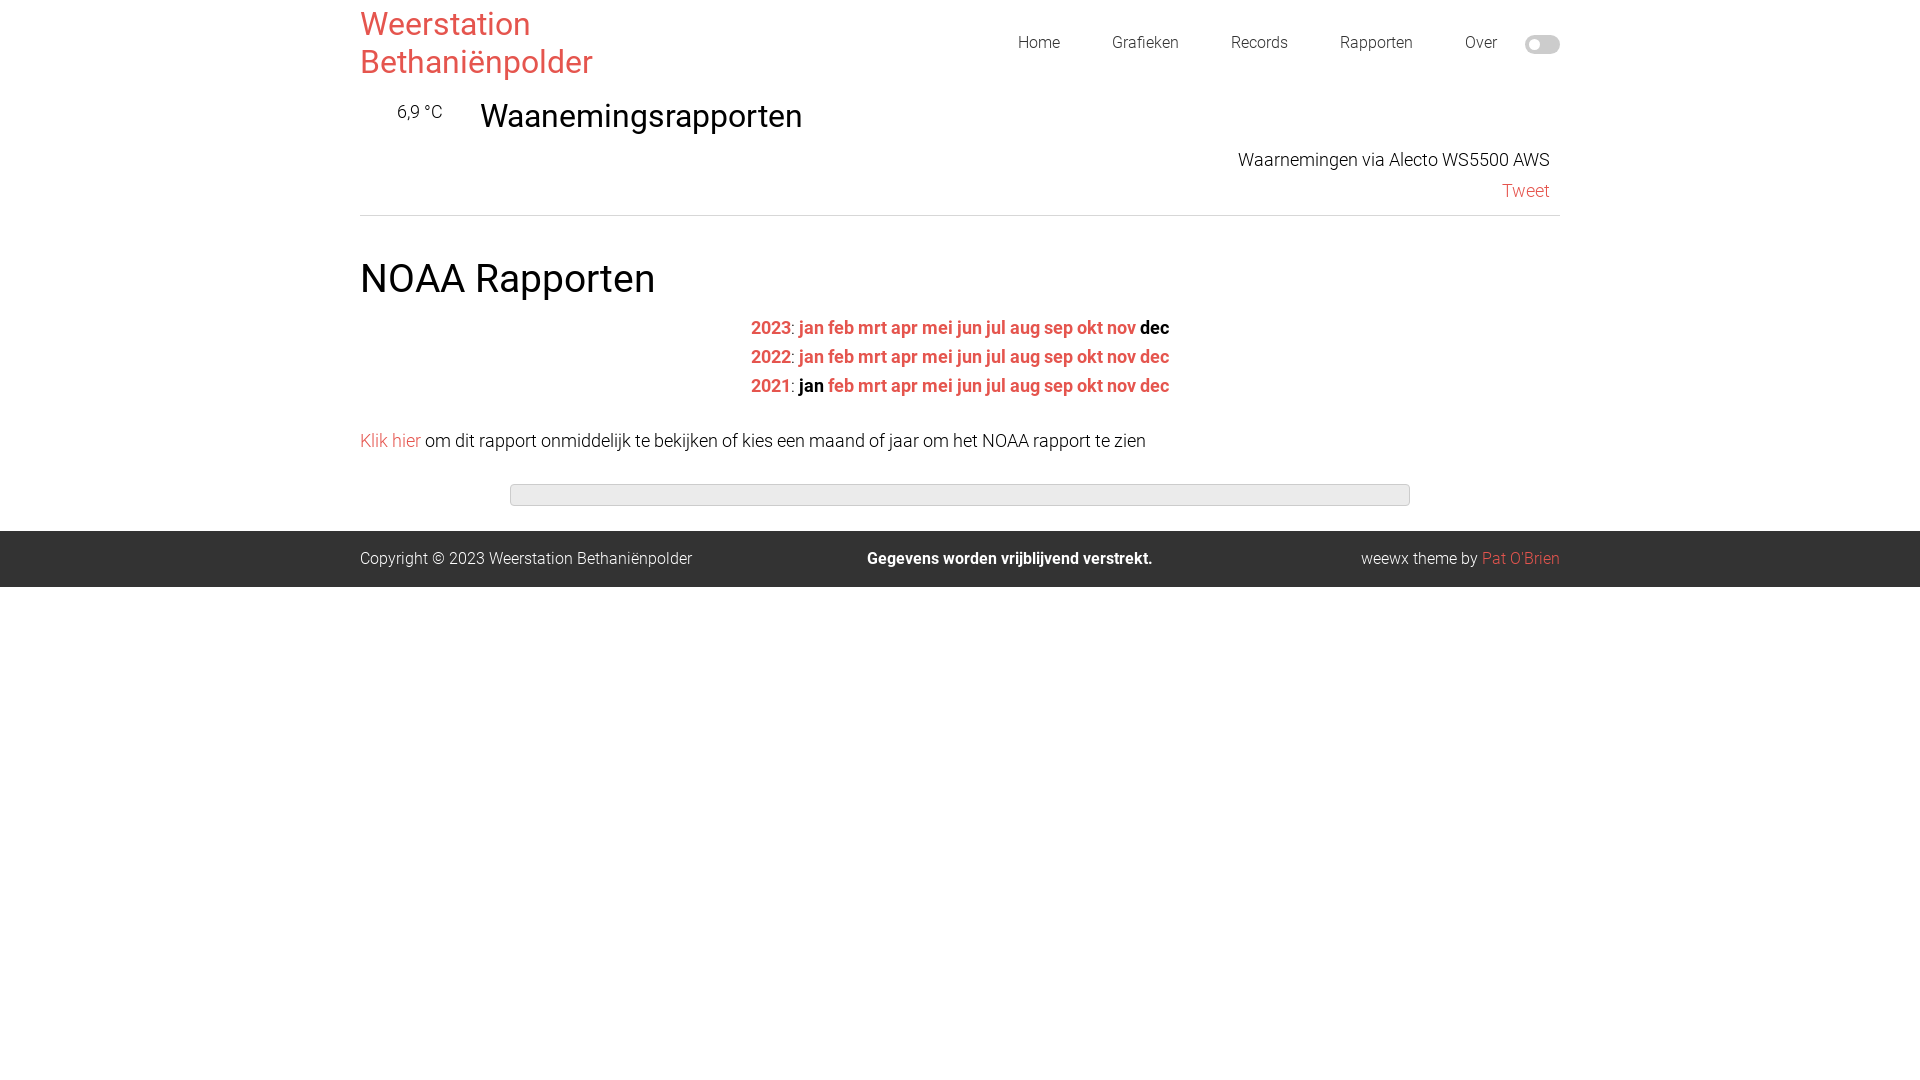 The width and height of the screenshot is (1920, 1080). I want to click on 'mrt', so click(872, 355).